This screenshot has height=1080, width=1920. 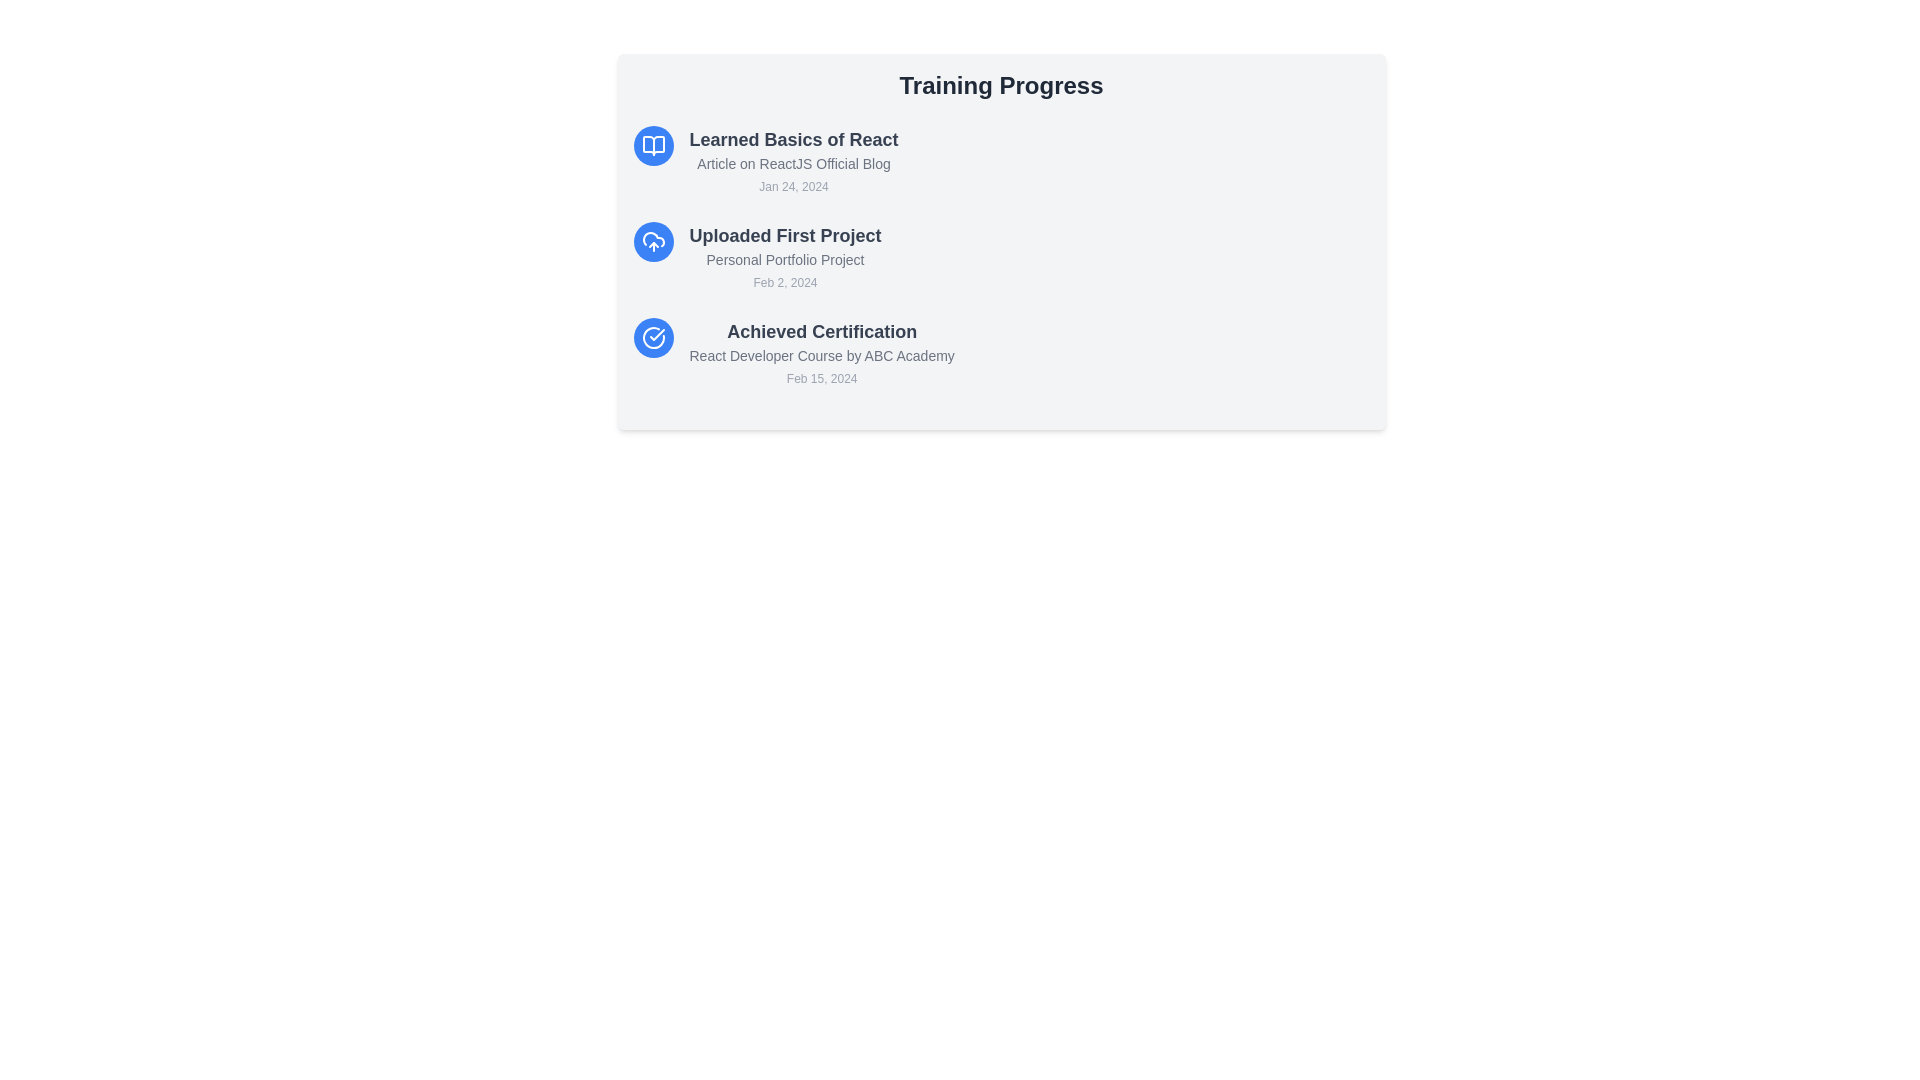 I want to click on the circular progress indicator icon located at the rightmost edge of the third row under the 'Training Progress' section for 'Achieved Certification', so click(x=653, y=337).